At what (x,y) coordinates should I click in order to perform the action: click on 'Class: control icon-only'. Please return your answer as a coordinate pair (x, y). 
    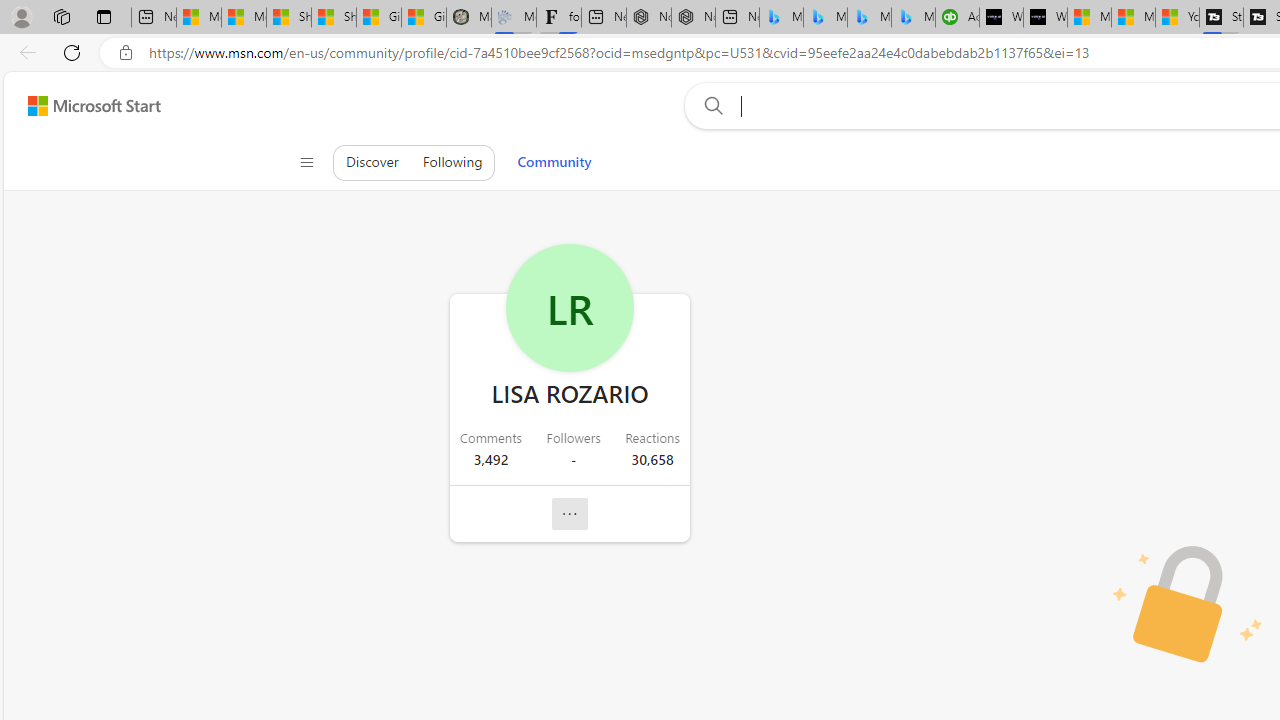
    Looking at the image, I should click on (305, 162).